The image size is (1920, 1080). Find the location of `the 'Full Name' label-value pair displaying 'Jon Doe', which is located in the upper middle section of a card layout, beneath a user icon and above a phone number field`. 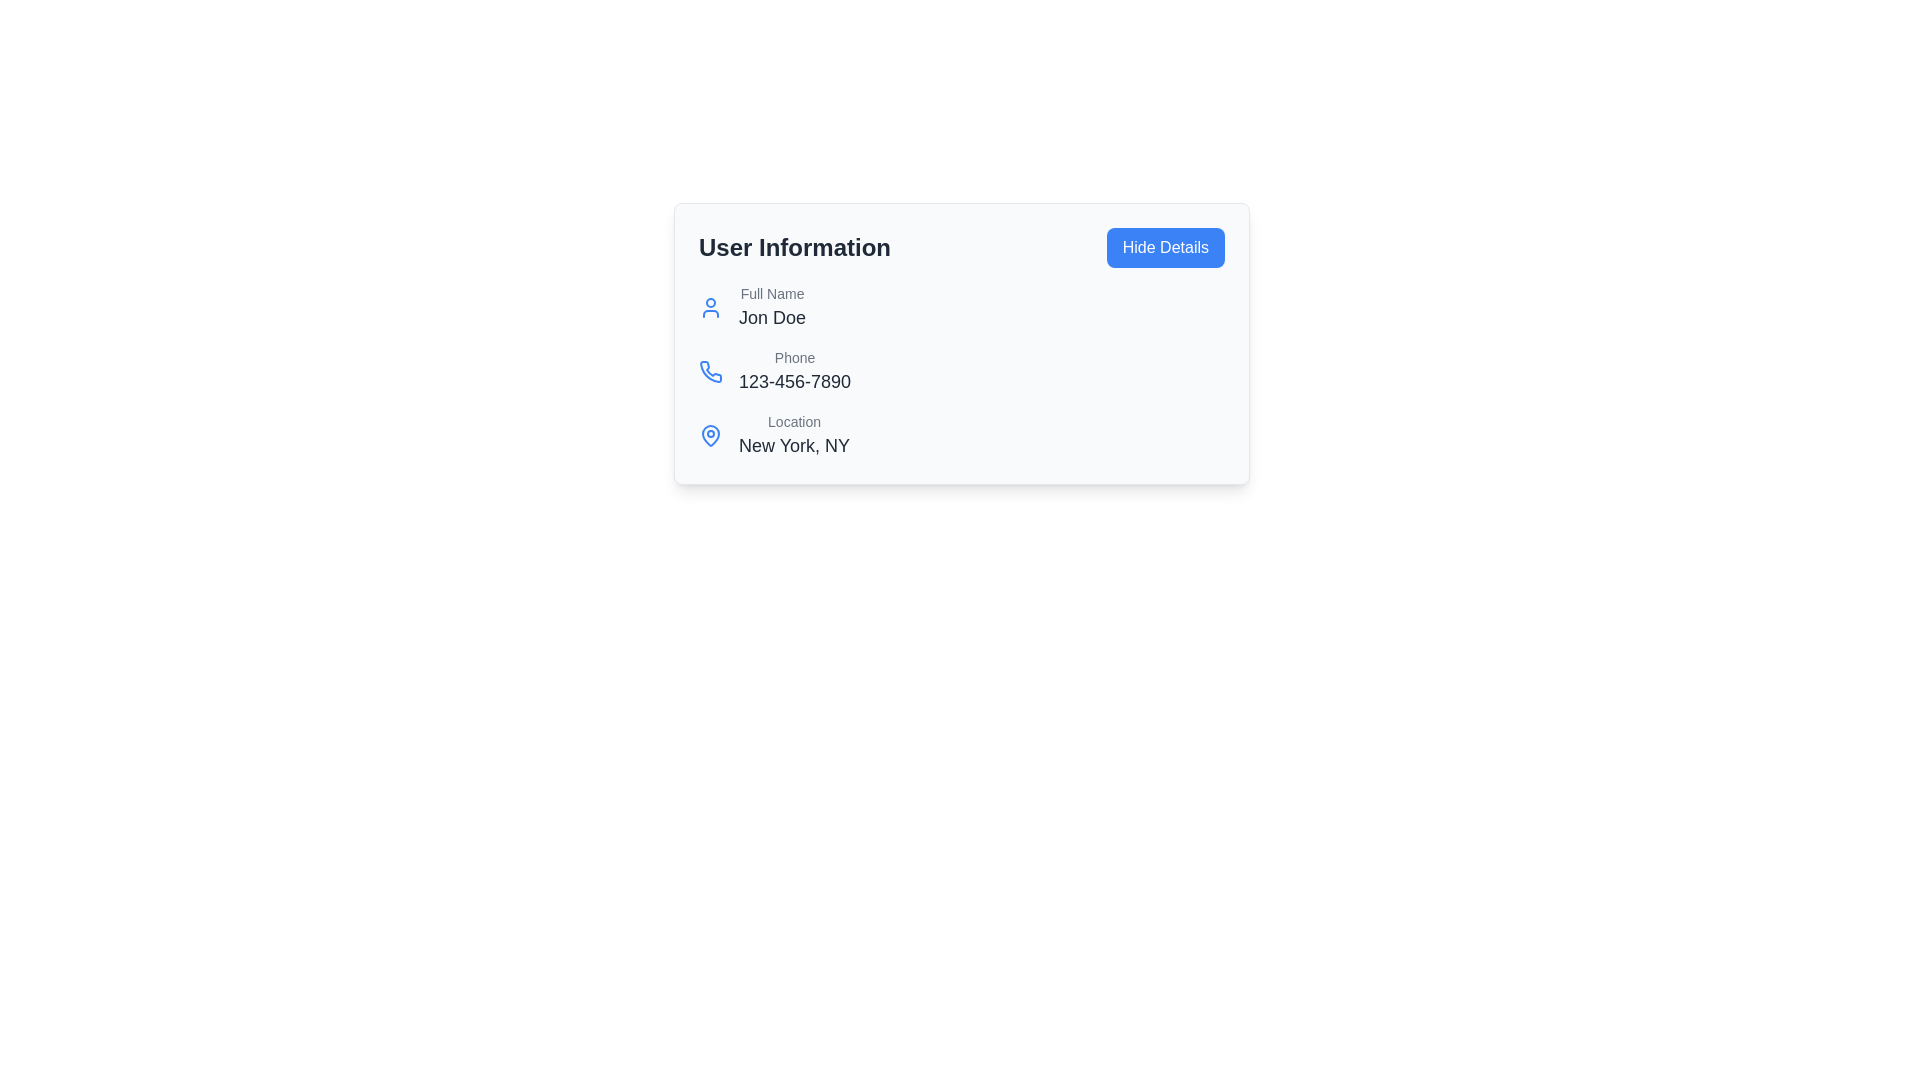

the 'Full Name' label-value pair displaying 'Jon Doe', which is located in the upper middle section of a card layout, beneath a user icon and above a phone number field is located at coordinates (771, 308).